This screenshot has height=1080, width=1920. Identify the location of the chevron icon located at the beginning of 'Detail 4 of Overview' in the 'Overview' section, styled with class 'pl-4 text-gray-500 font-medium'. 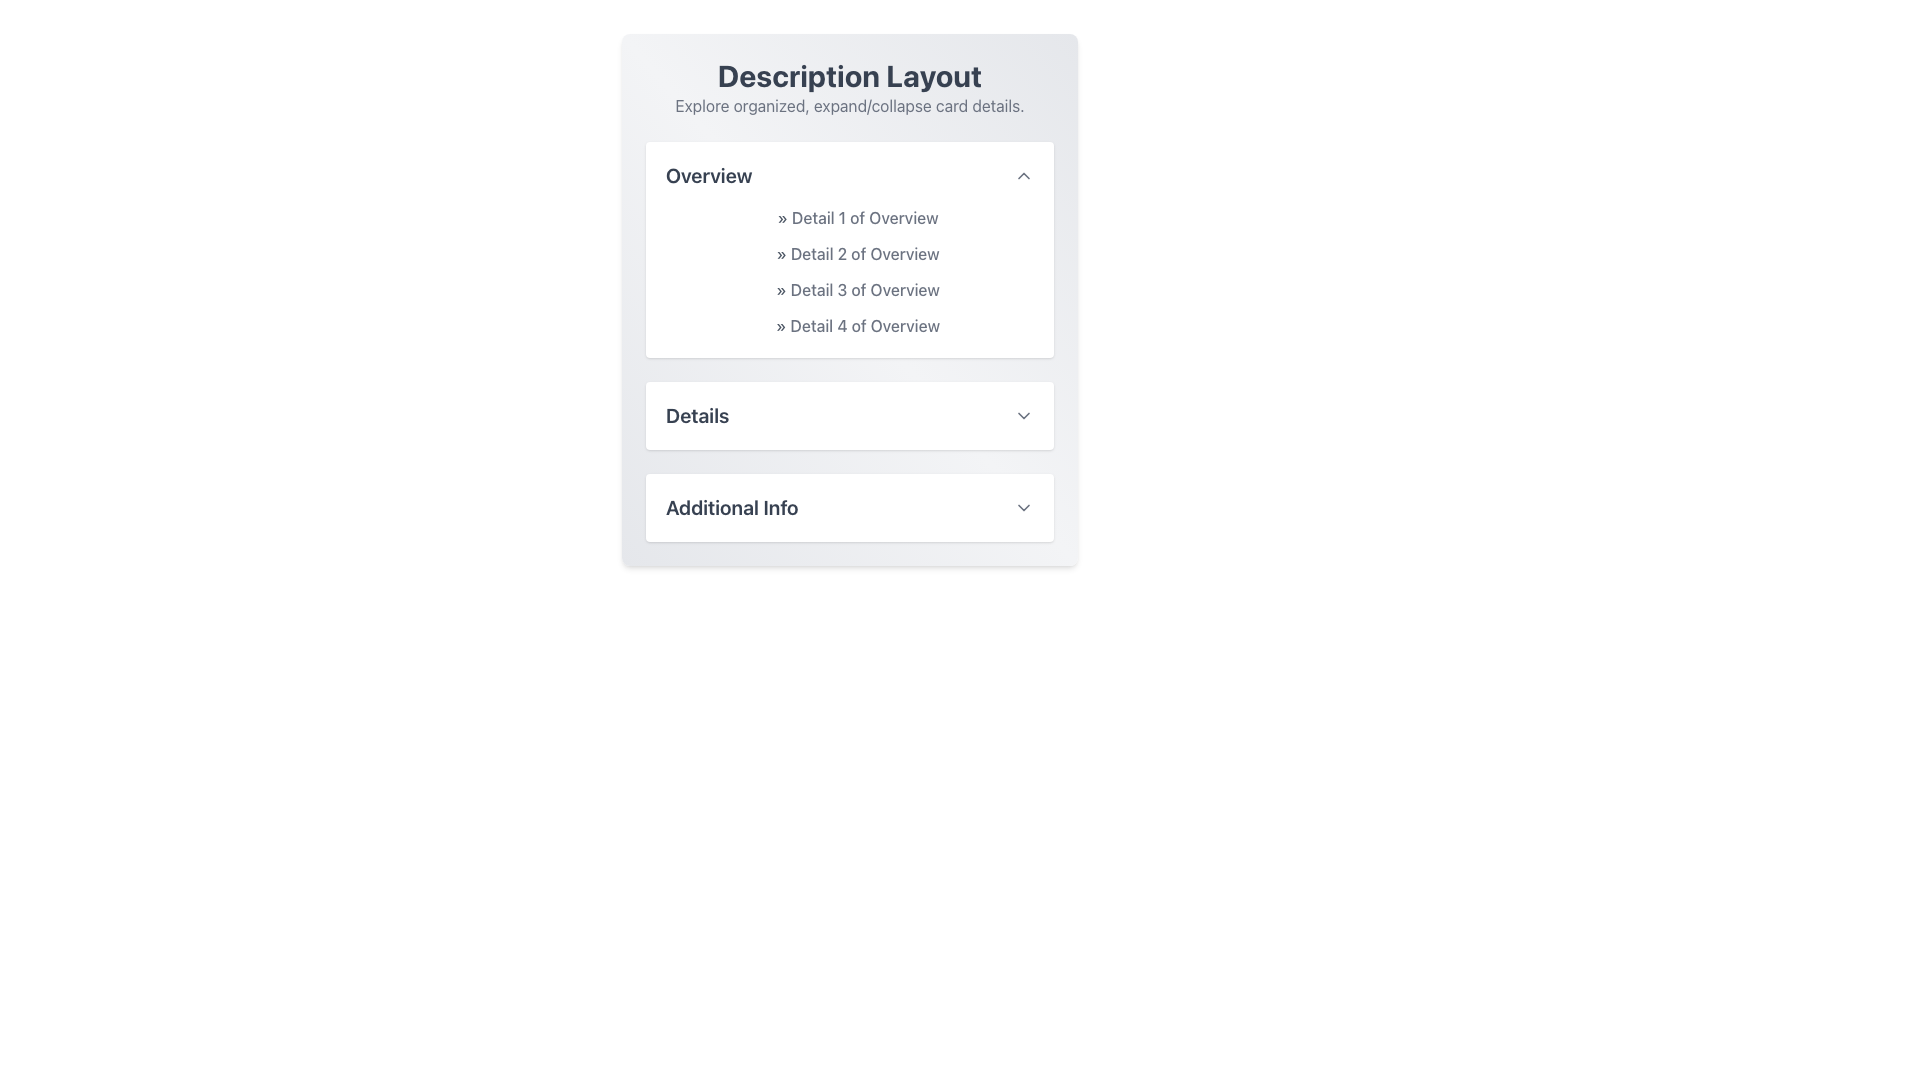
(782, 325).